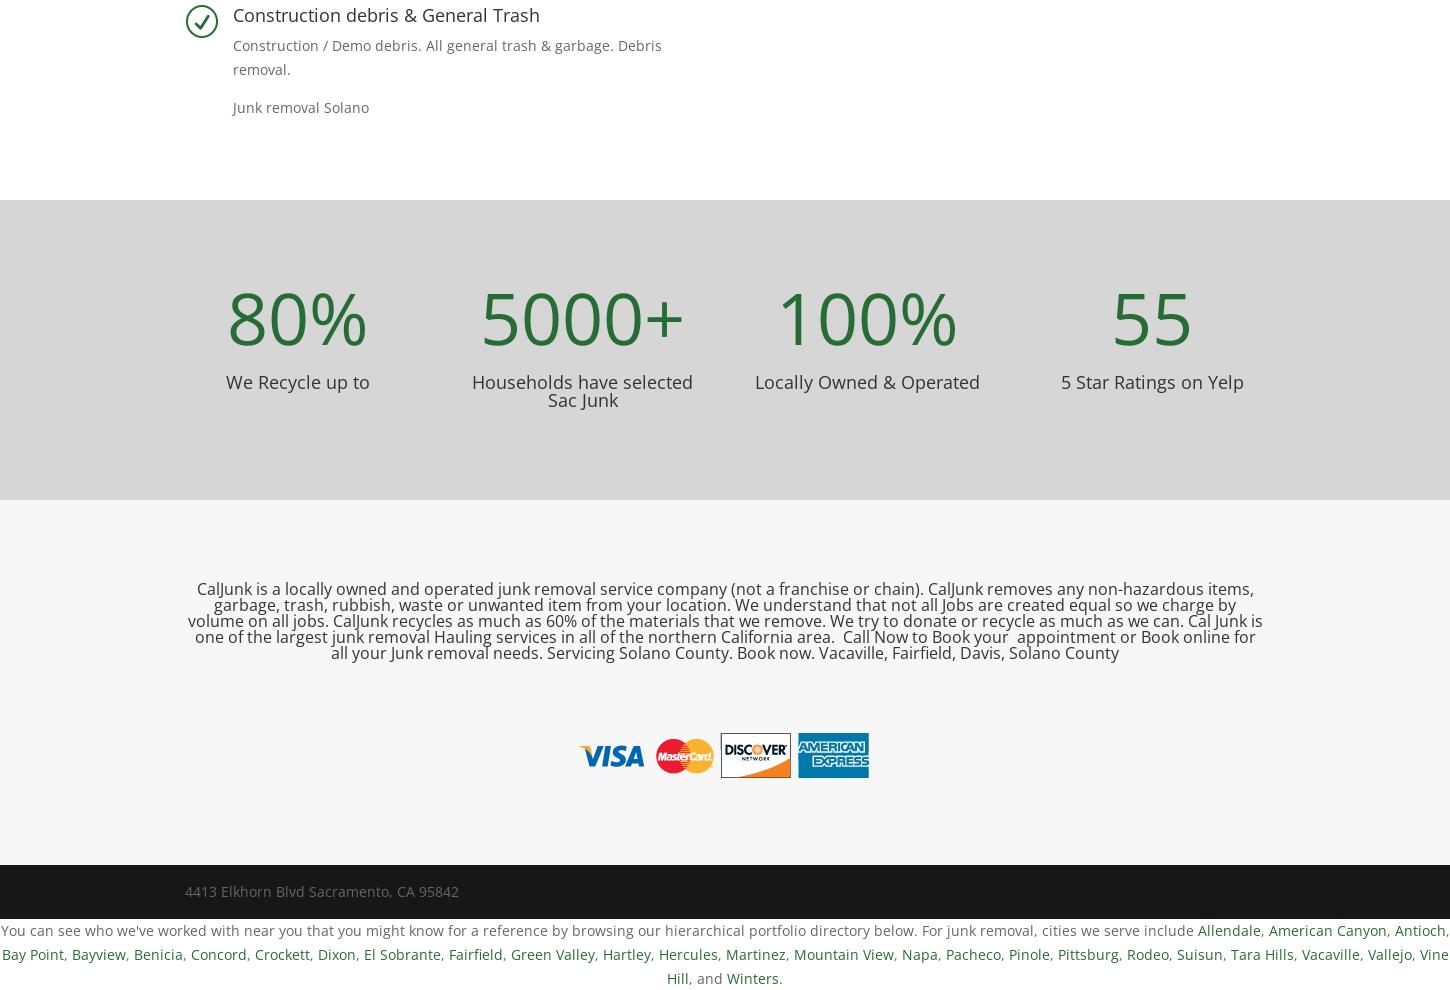  I want to click on 'Crockett', so click(281, 953).